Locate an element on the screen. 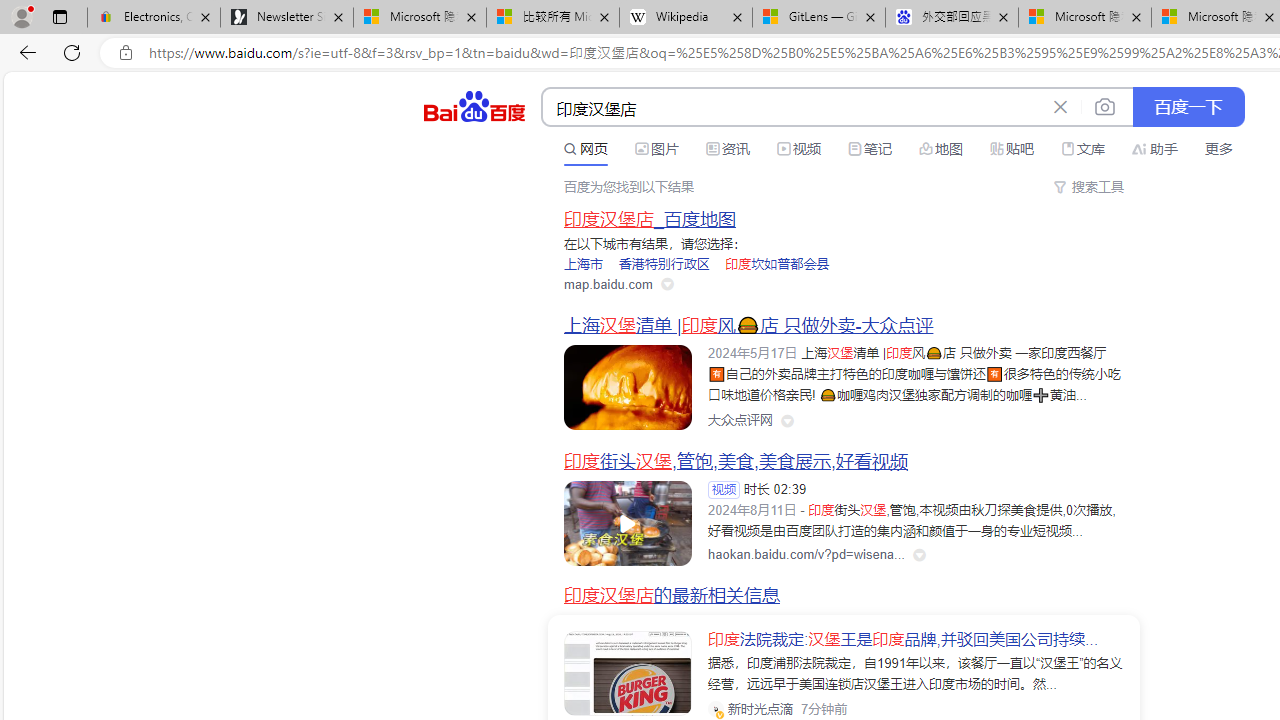 This screenshot has height=720, width=1280. 'Newsletter Sign Up' is located at coordinates (286, 17).